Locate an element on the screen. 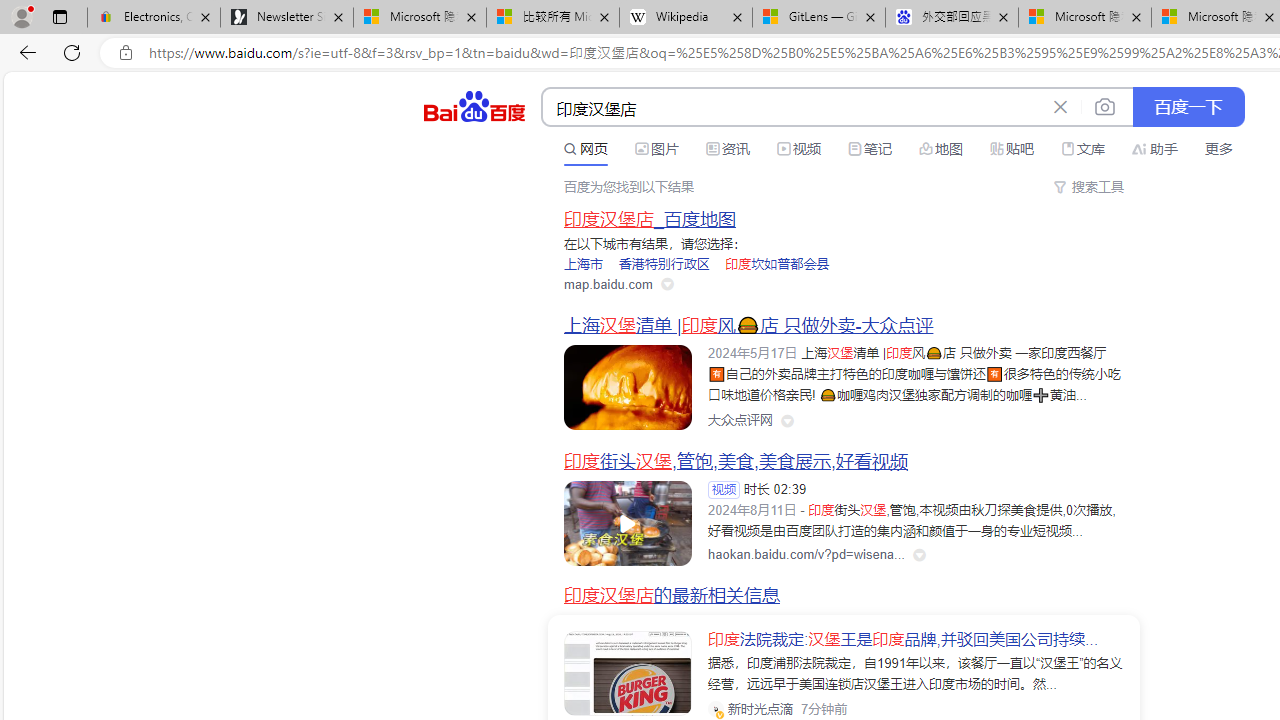 This screenshot has height=720, width=1280. 'Newsletter Sign Up' is located at coordinates (286, 17).